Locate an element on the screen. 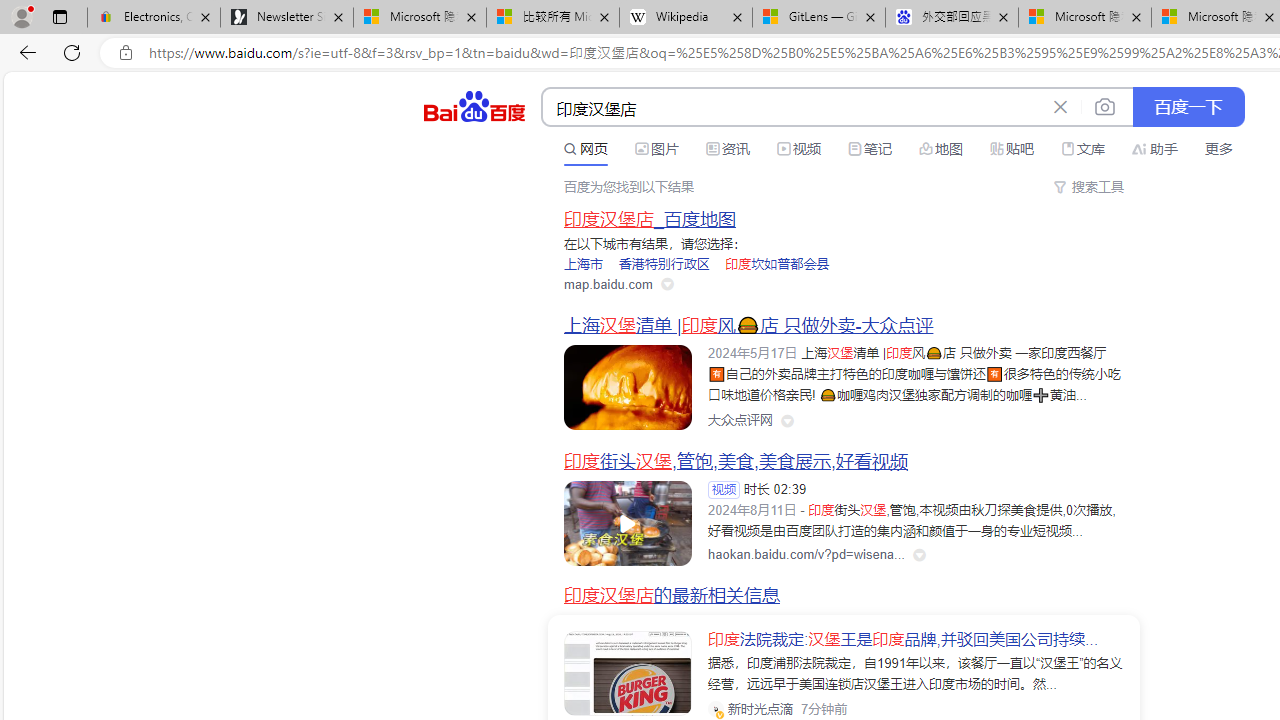 This screenshot has height=720, width=1280. 'Newsletter Sign Up' is located at coordinates (286, 17).